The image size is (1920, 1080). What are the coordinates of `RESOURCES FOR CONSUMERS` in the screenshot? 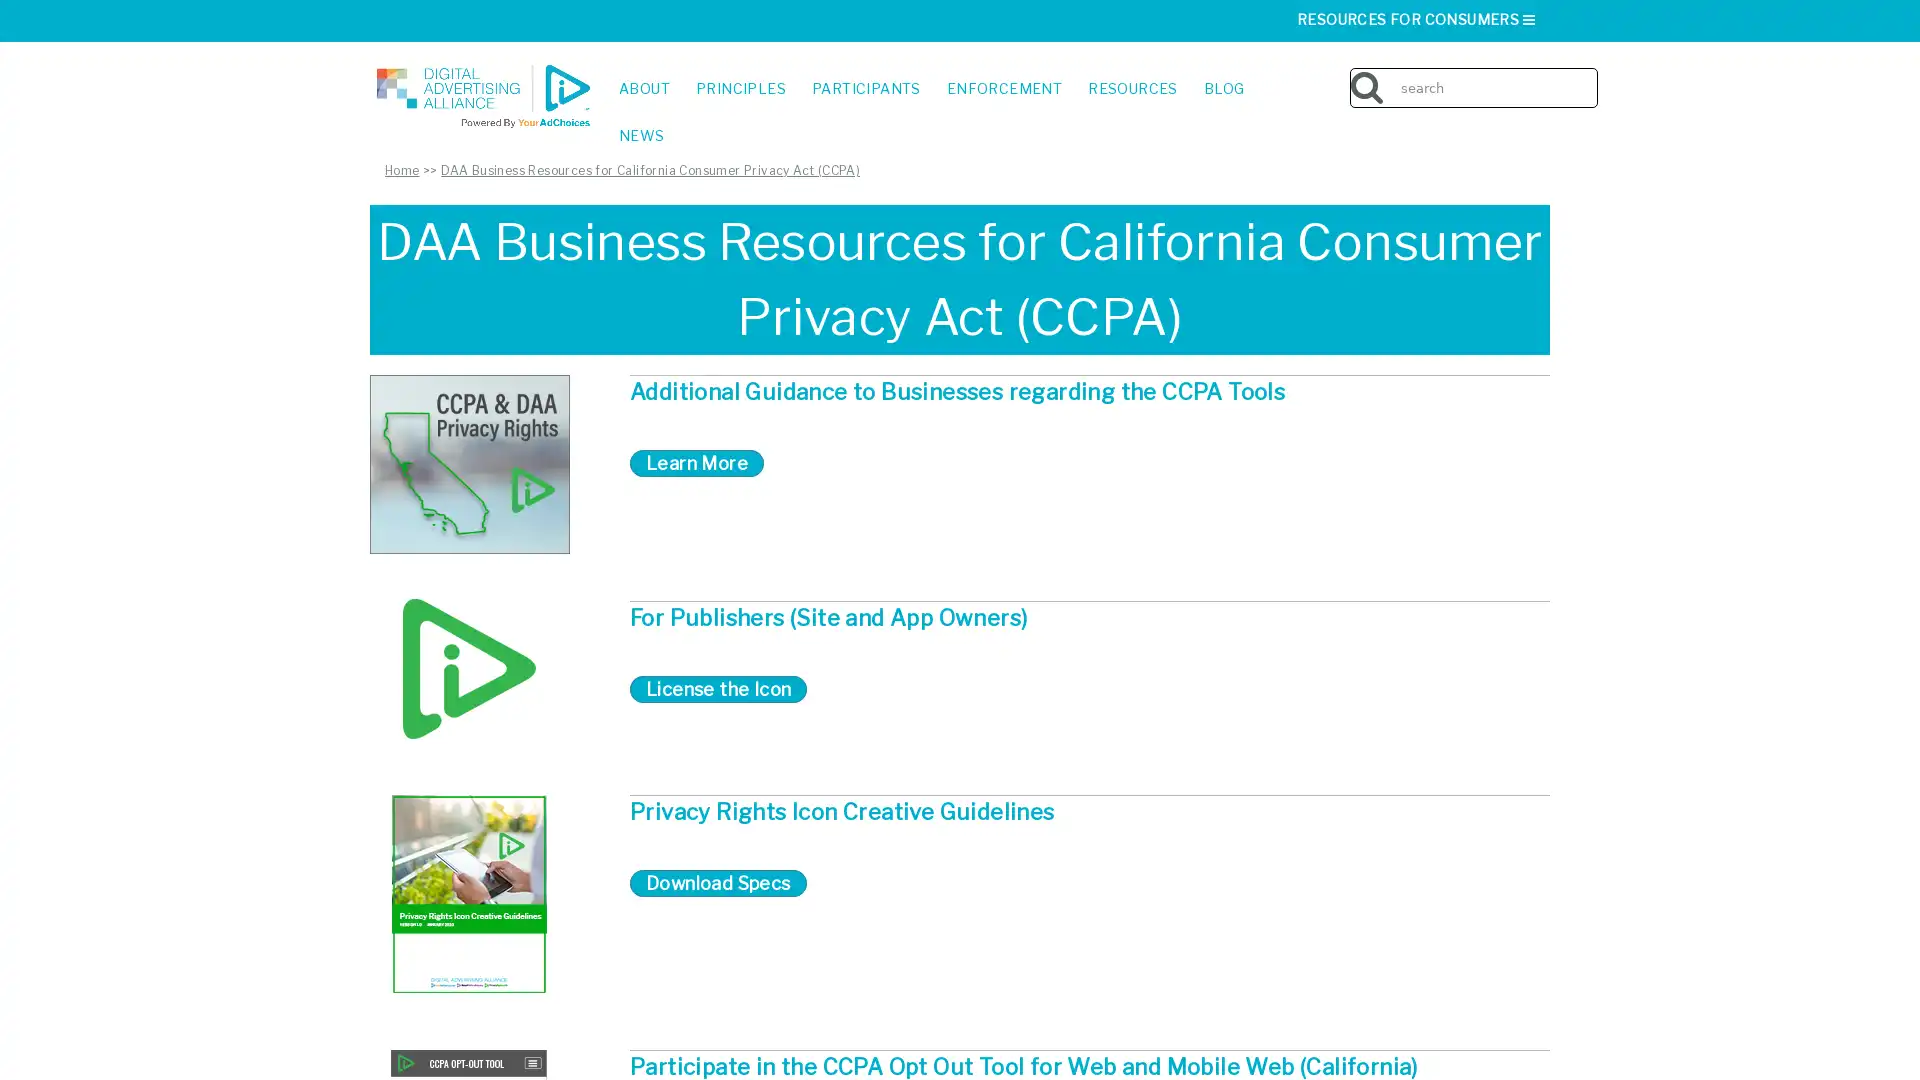 It's located at (1416, 19).